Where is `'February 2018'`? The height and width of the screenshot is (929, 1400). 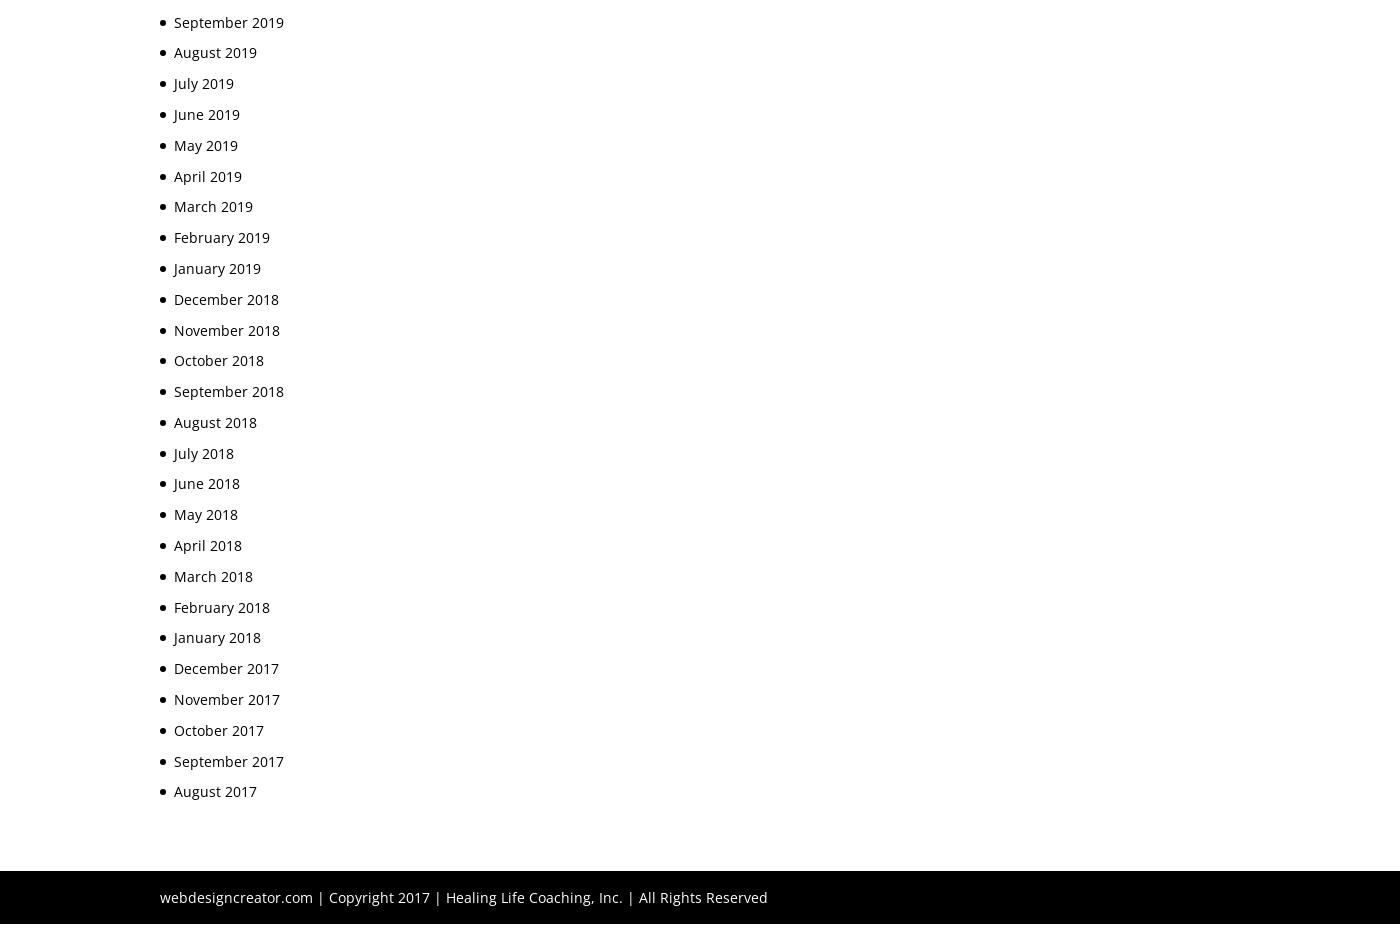
'February 2018' is located at coordinates (221, 605).